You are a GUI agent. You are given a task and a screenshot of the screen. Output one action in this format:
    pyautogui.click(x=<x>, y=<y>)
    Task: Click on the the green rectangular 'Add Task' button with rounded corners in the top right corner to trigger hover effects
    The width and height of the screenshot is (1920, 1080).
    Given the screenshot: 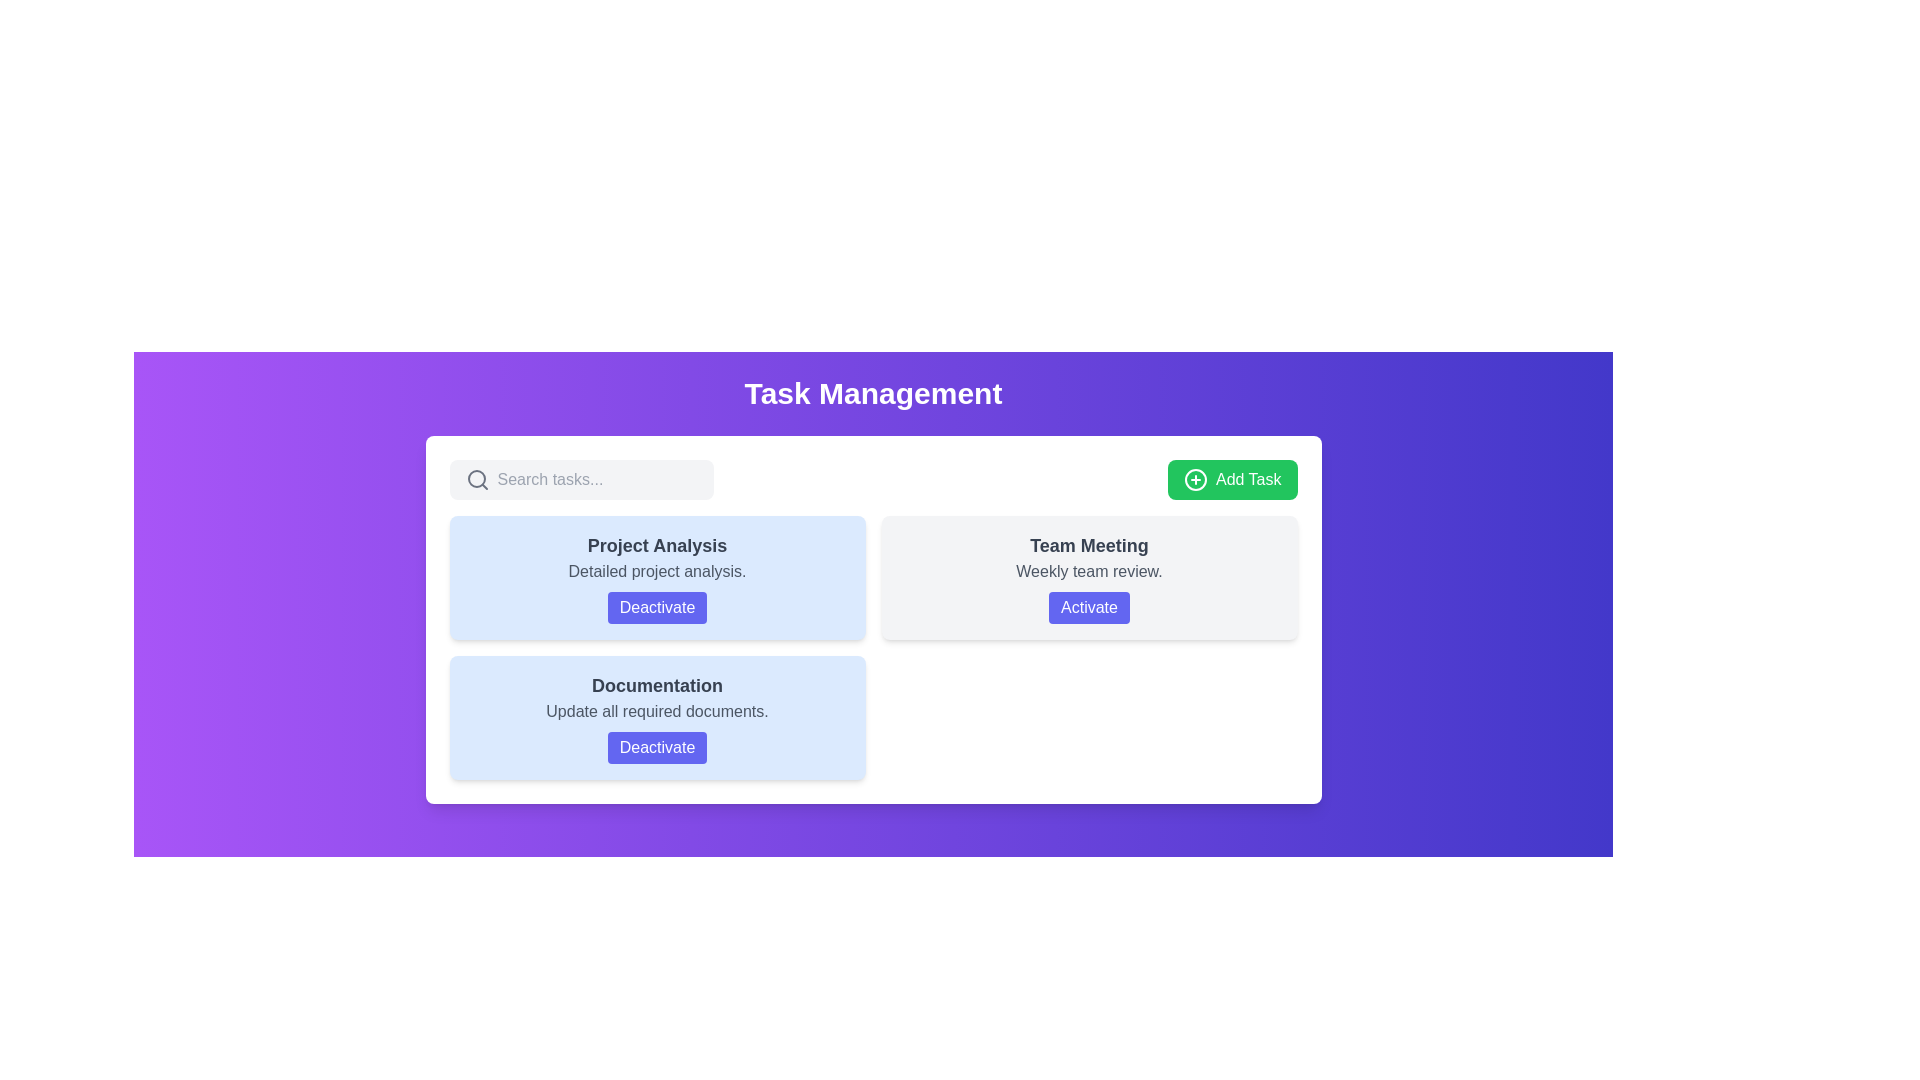 What is the action you would take?
    pyautogui.click(x=1231, y=479)
    